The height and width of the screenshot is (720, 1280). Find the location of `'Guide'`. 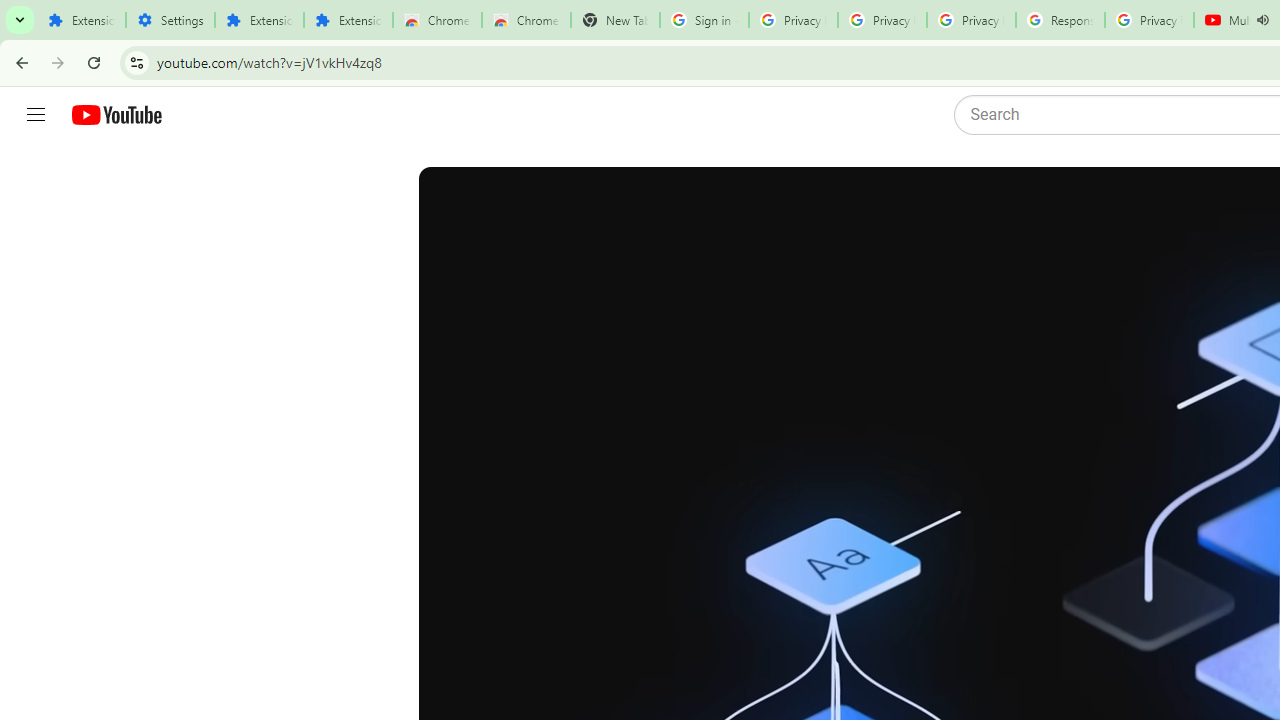

'Guide' is located at coordinates (35, 115).